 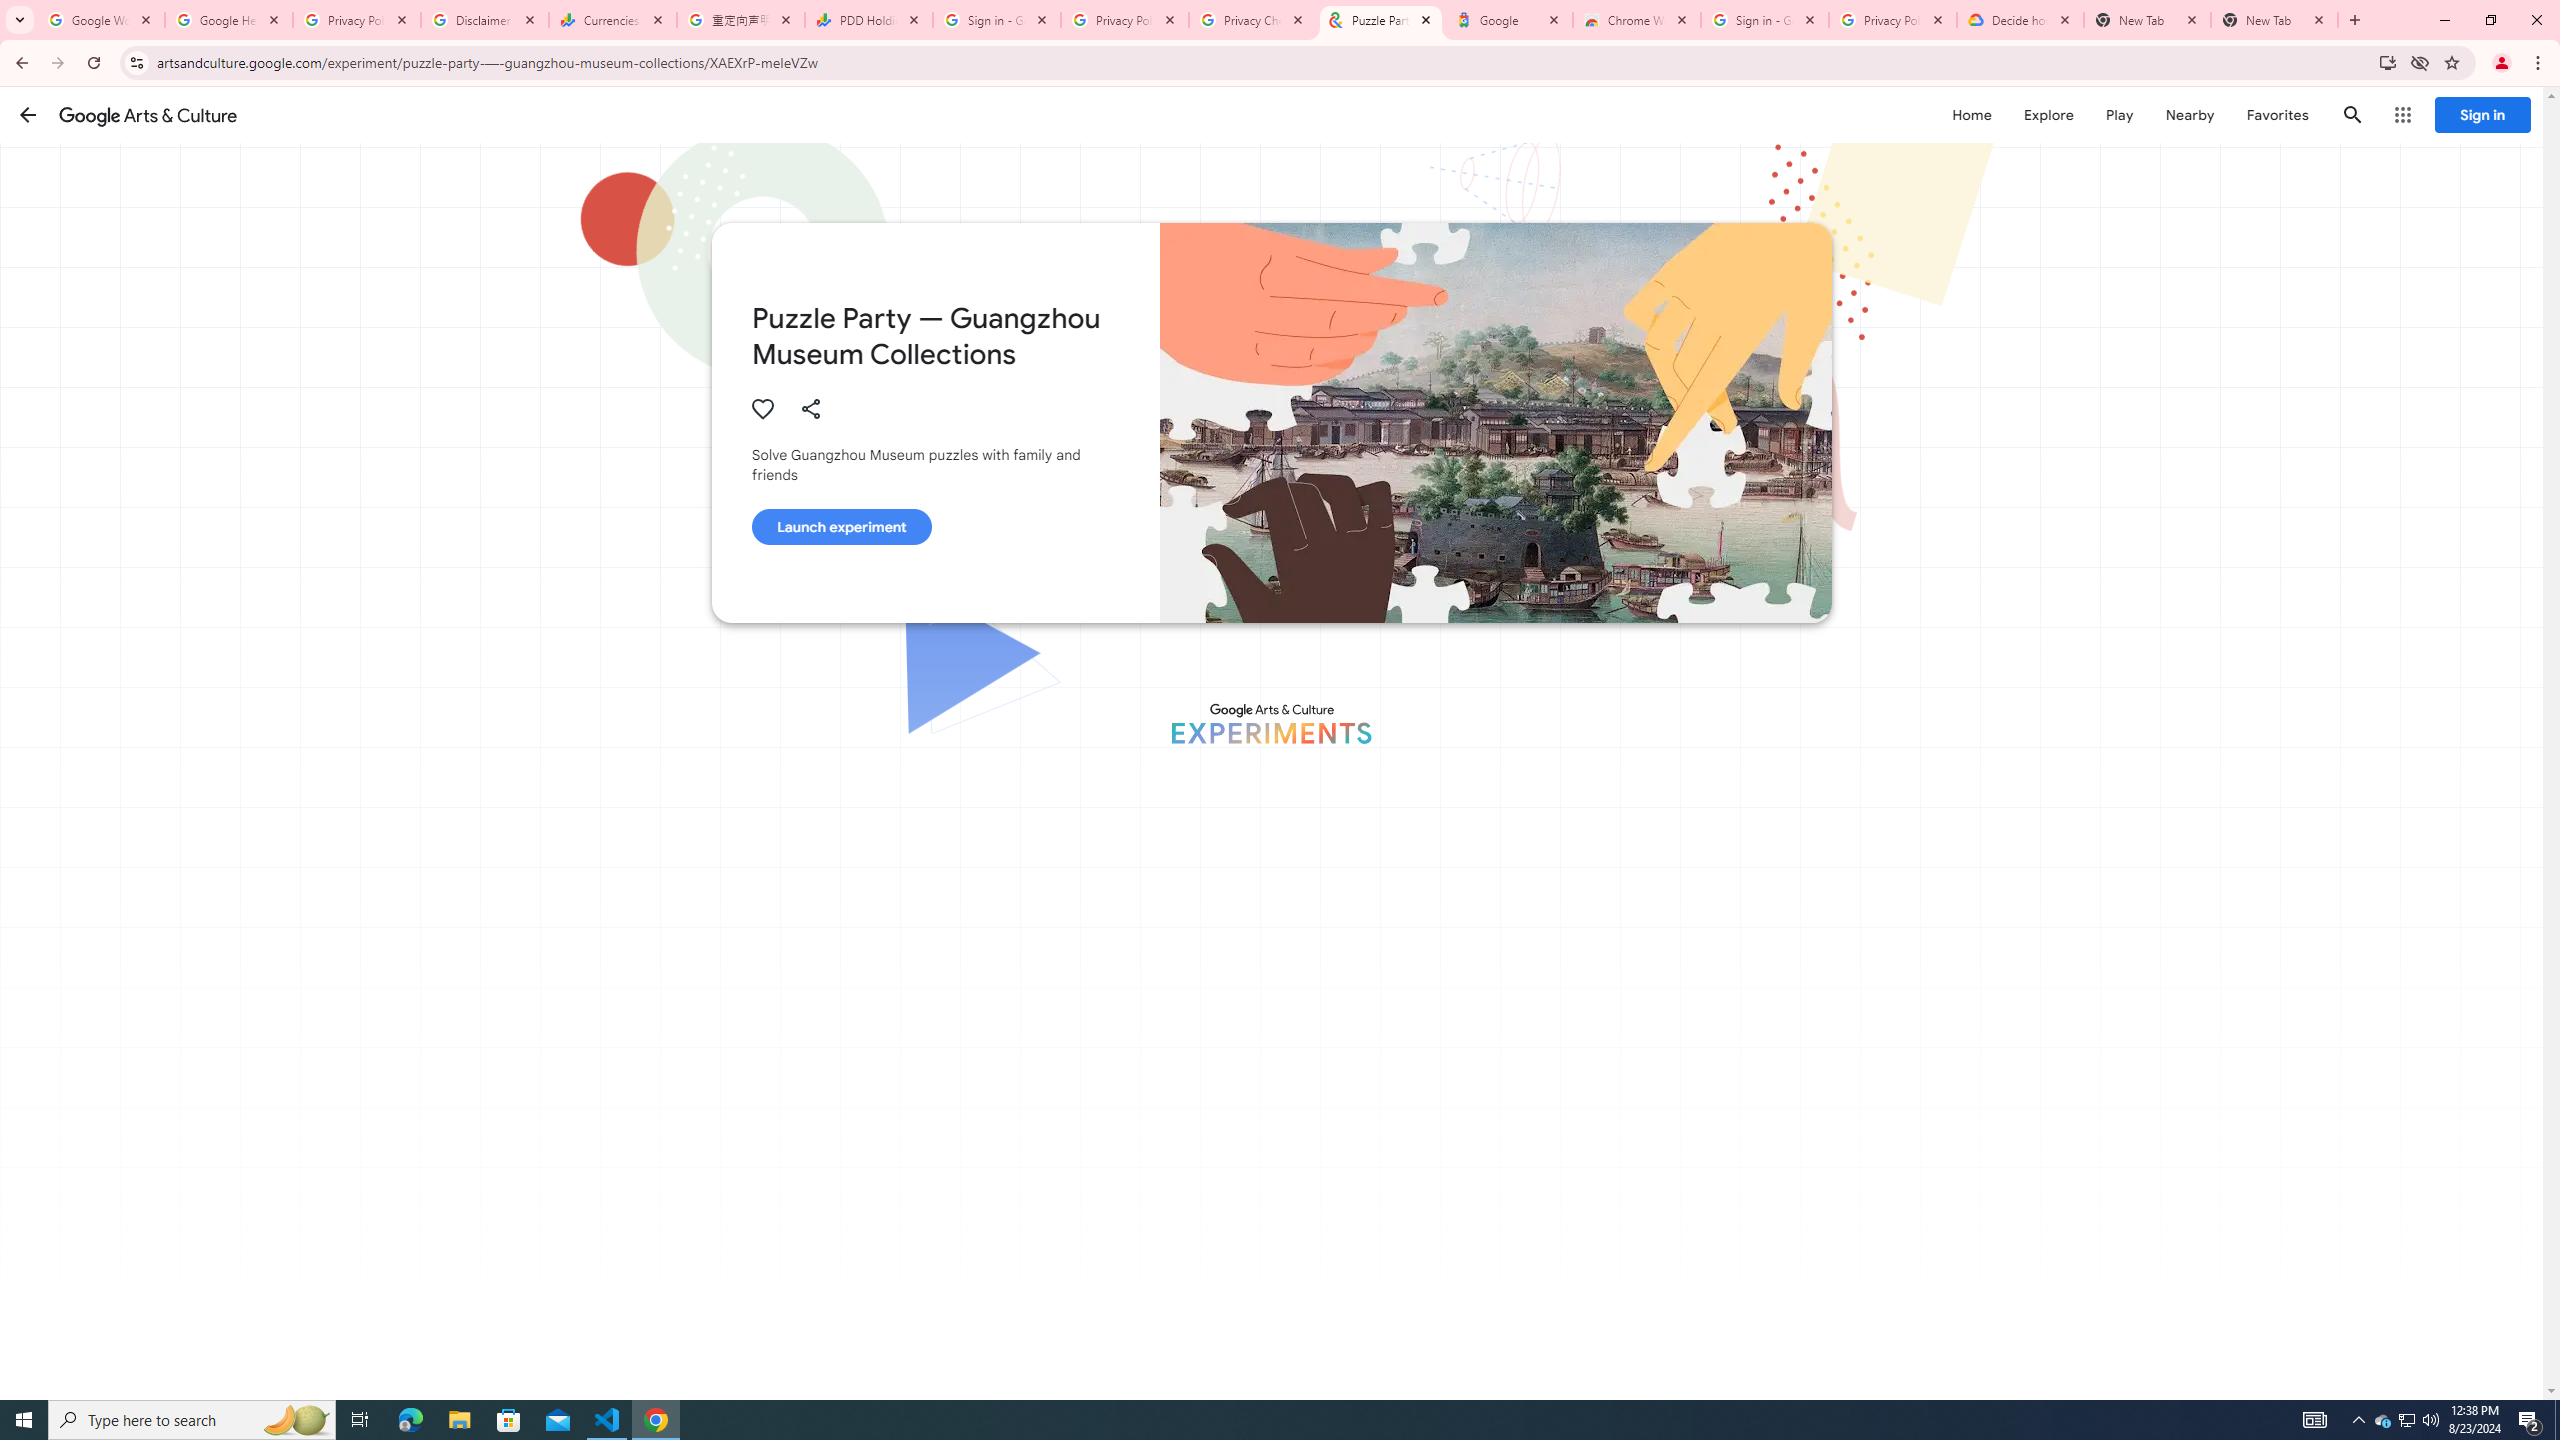 What do you see at coordinates (147, 114) in the screenshot?
I see `'Google Arts & Culture'` at bounding box center [147, 114].